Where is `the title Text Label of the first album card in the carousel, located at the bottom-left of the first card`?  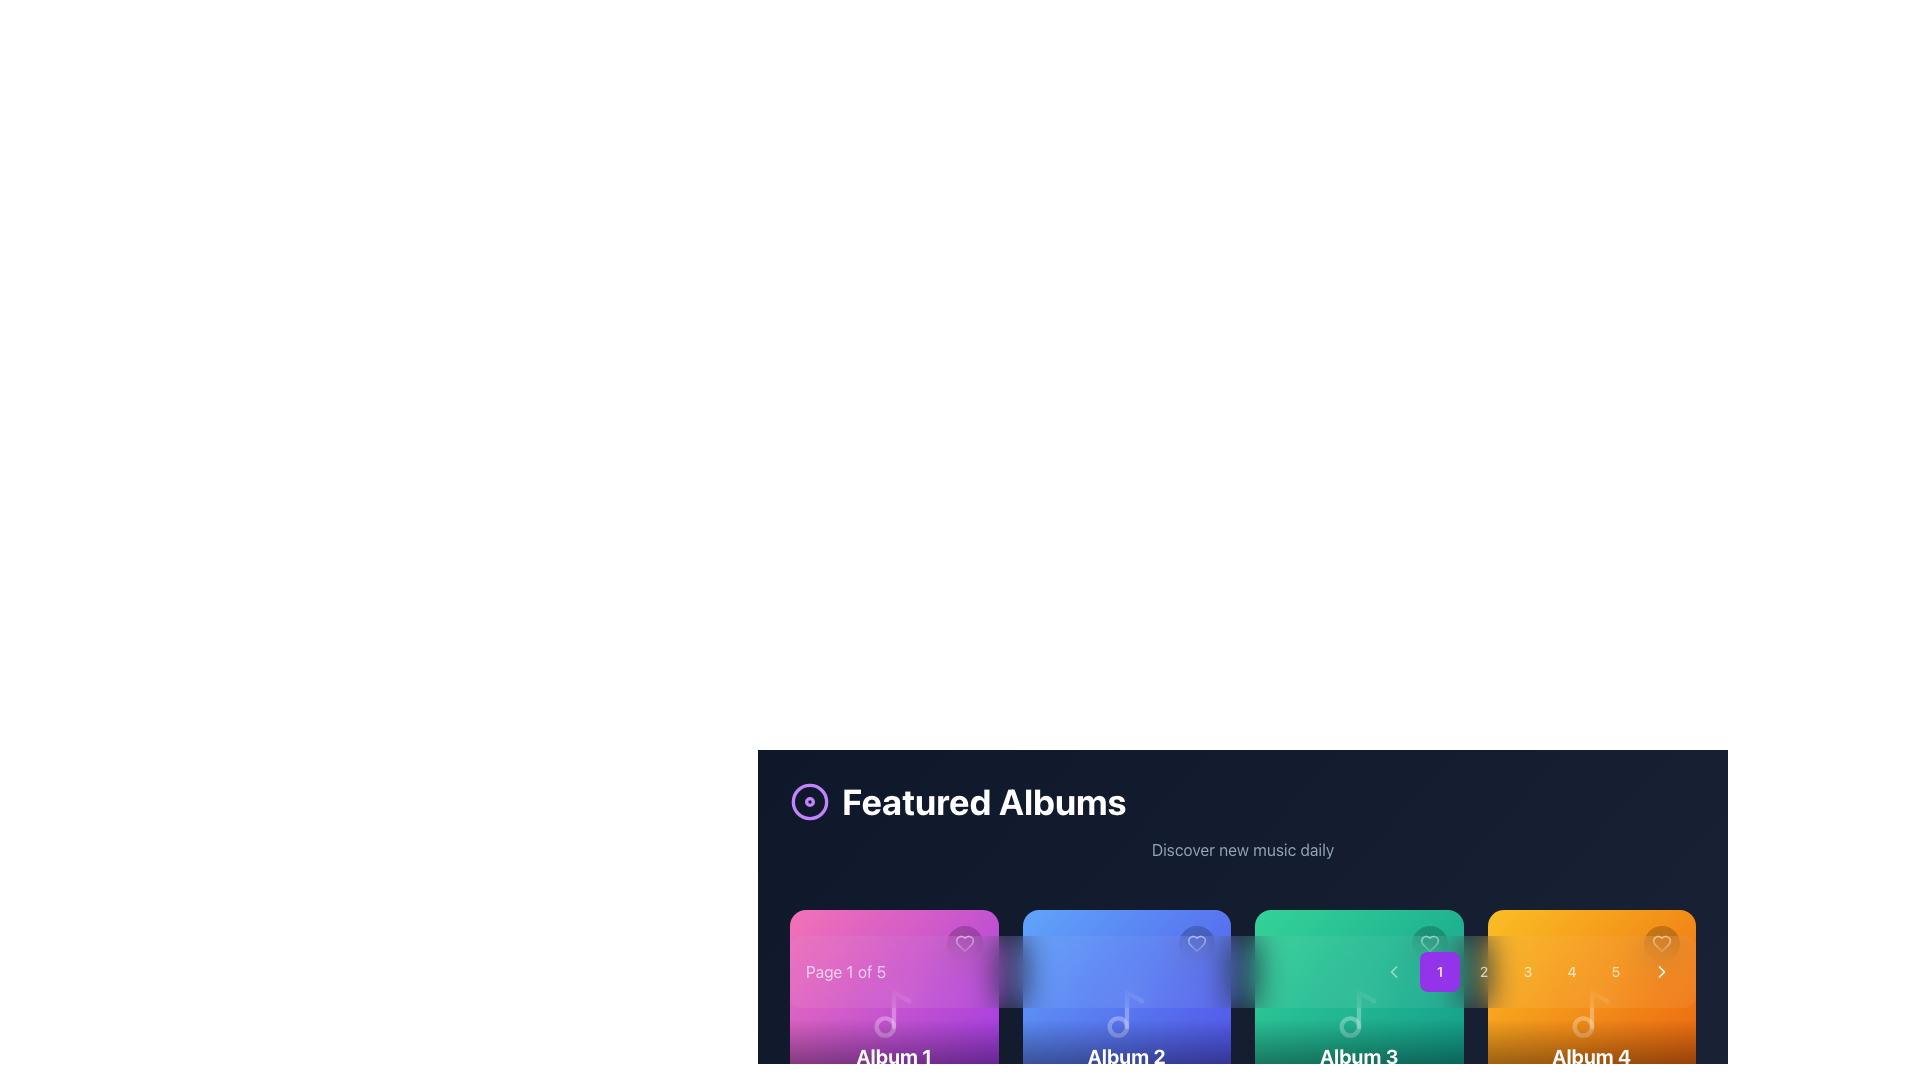
the title Text Label of the first album card in the carousel, located at the bottom-left of the first card is located at coordinates (893, 1055).